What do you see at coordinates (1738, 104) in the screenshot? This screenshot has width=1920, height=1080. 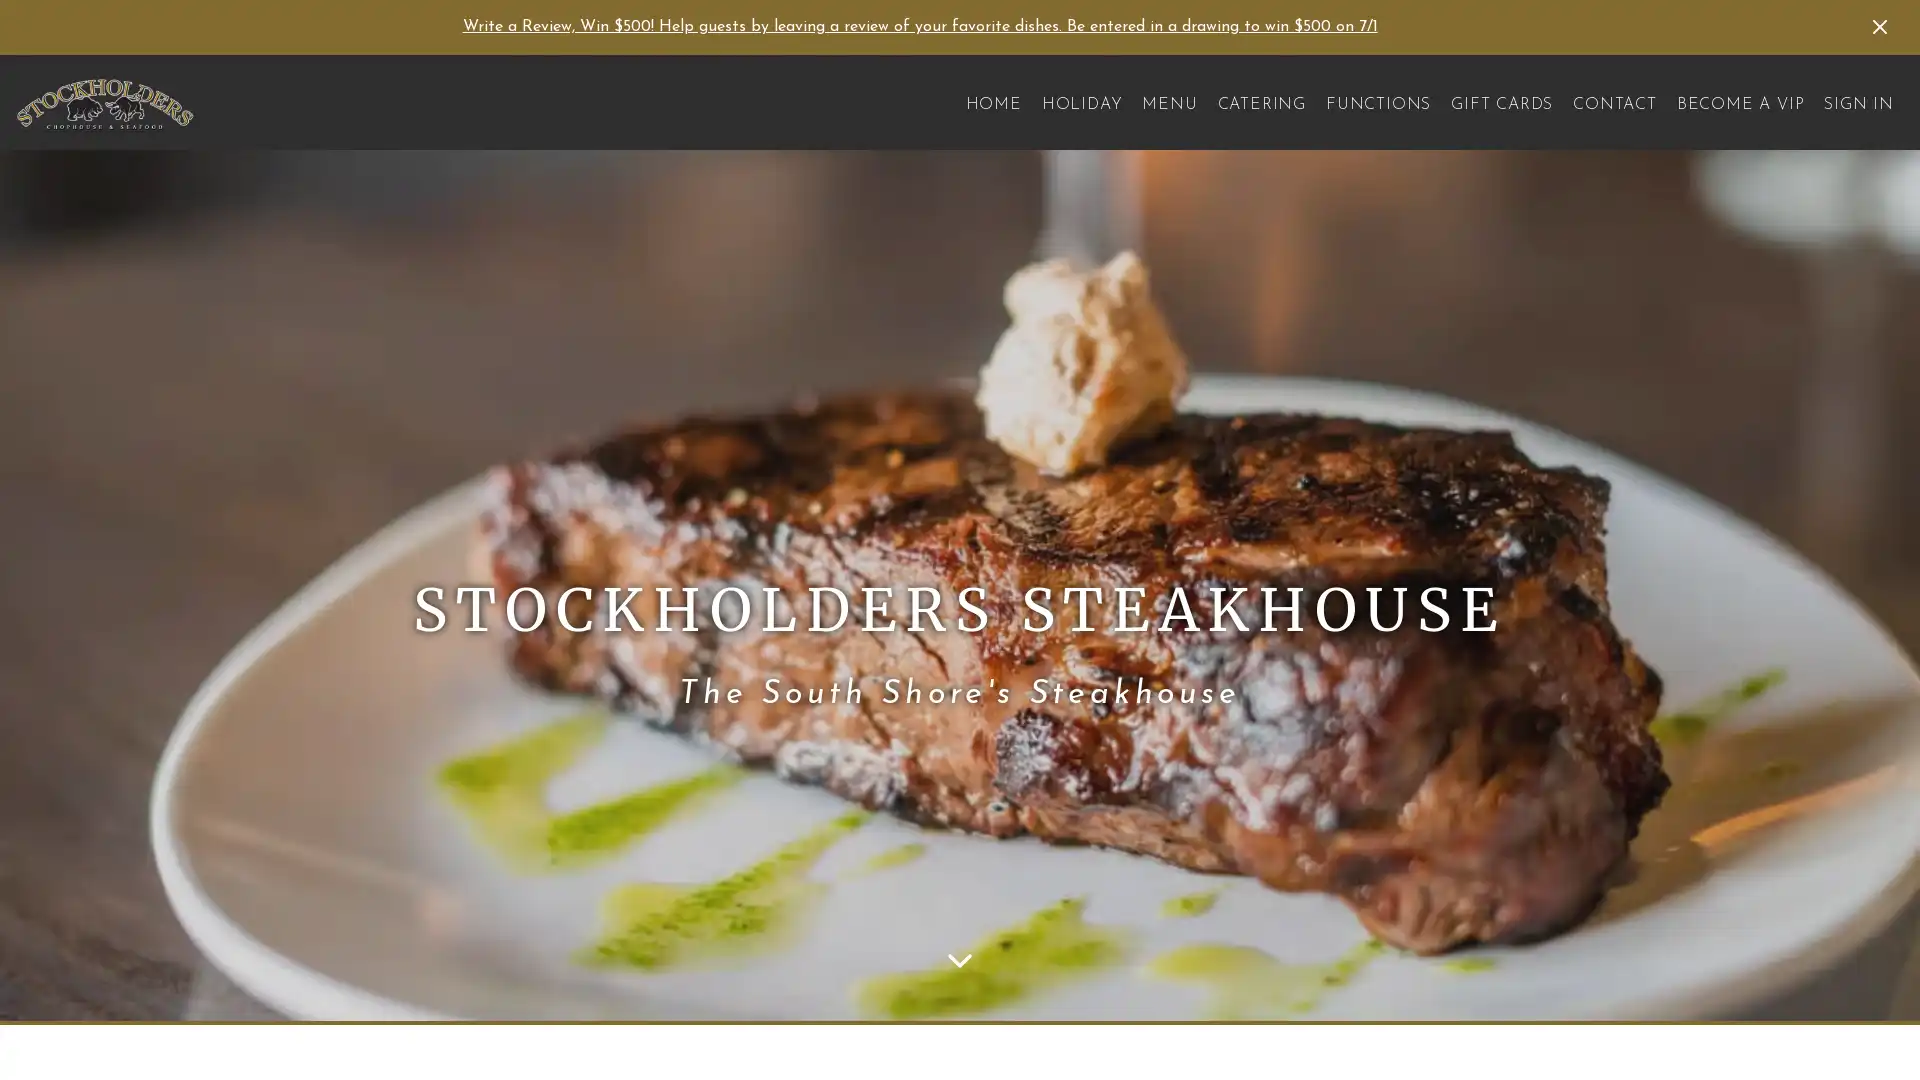 I see `BECOME A VIP` at bounding box center [1738, 104].